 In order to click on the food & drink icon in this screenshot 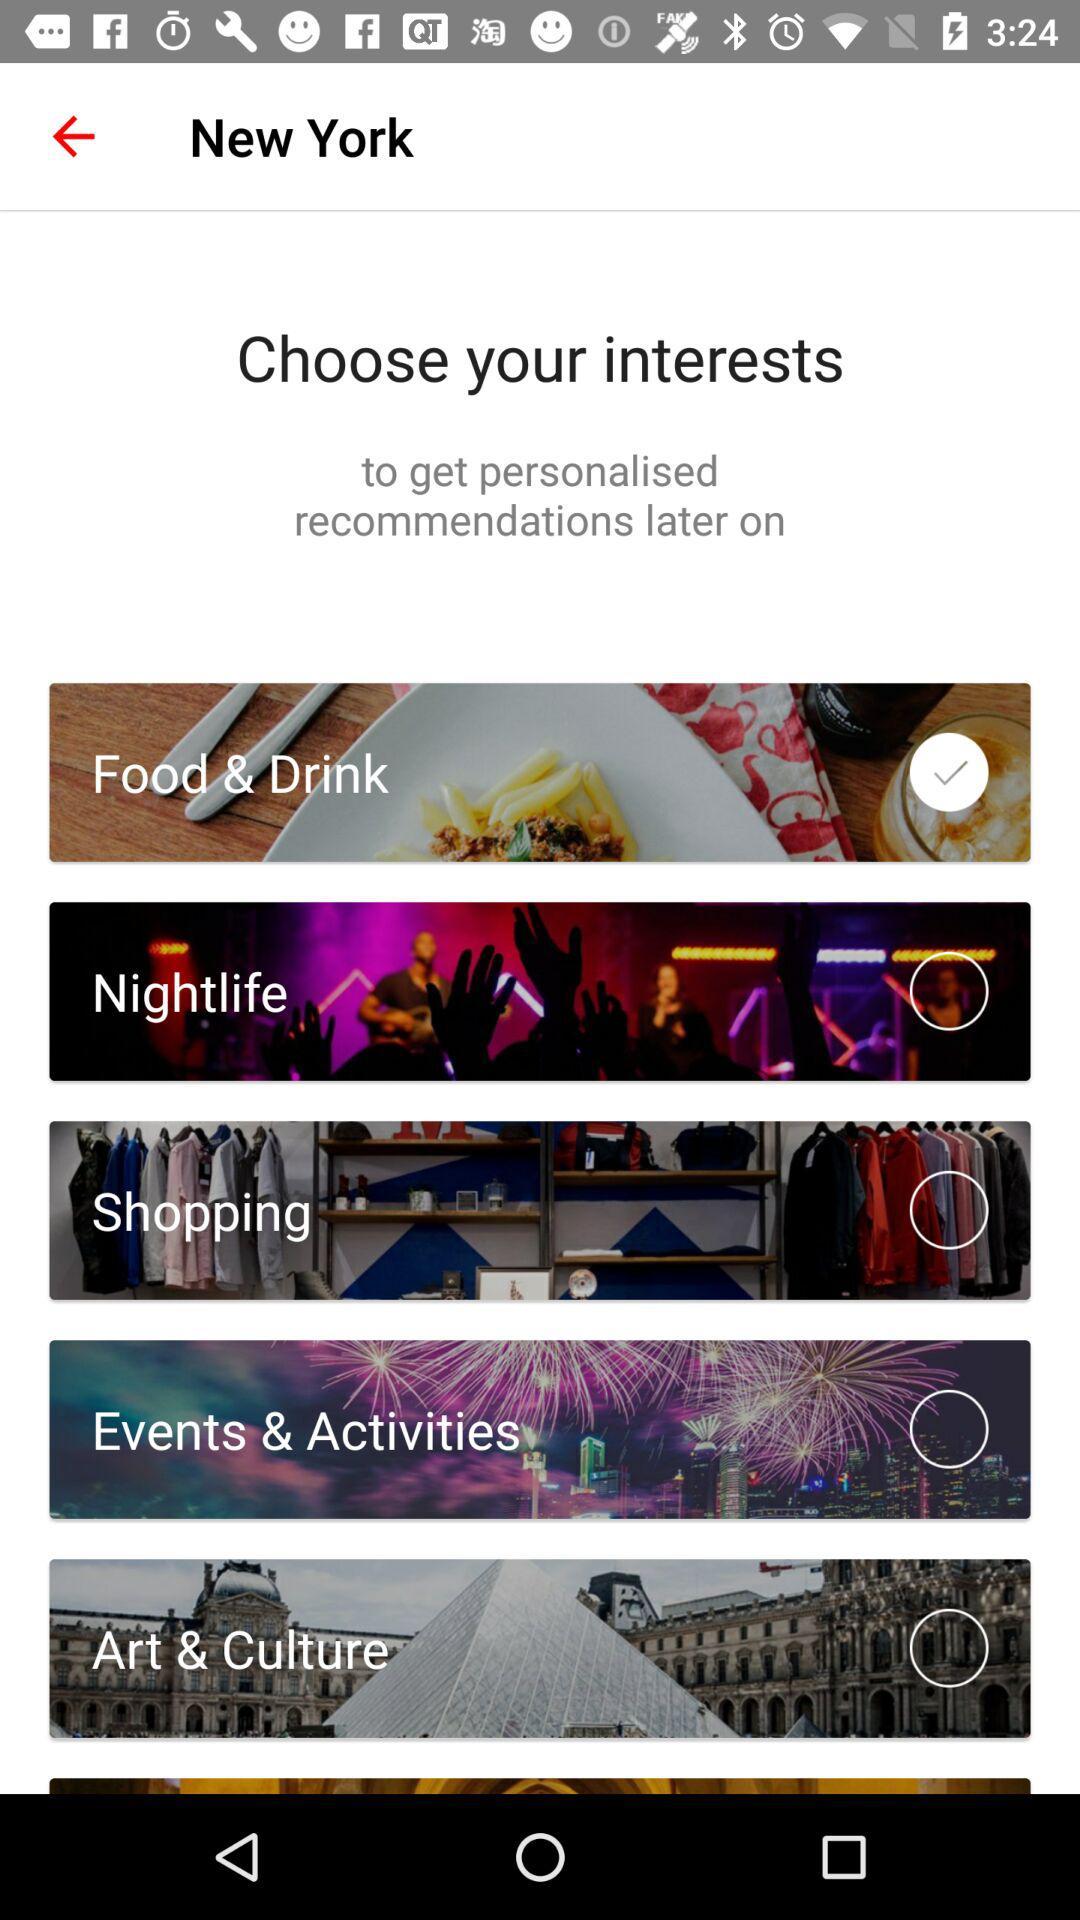, I will do `click(219, 771)`.